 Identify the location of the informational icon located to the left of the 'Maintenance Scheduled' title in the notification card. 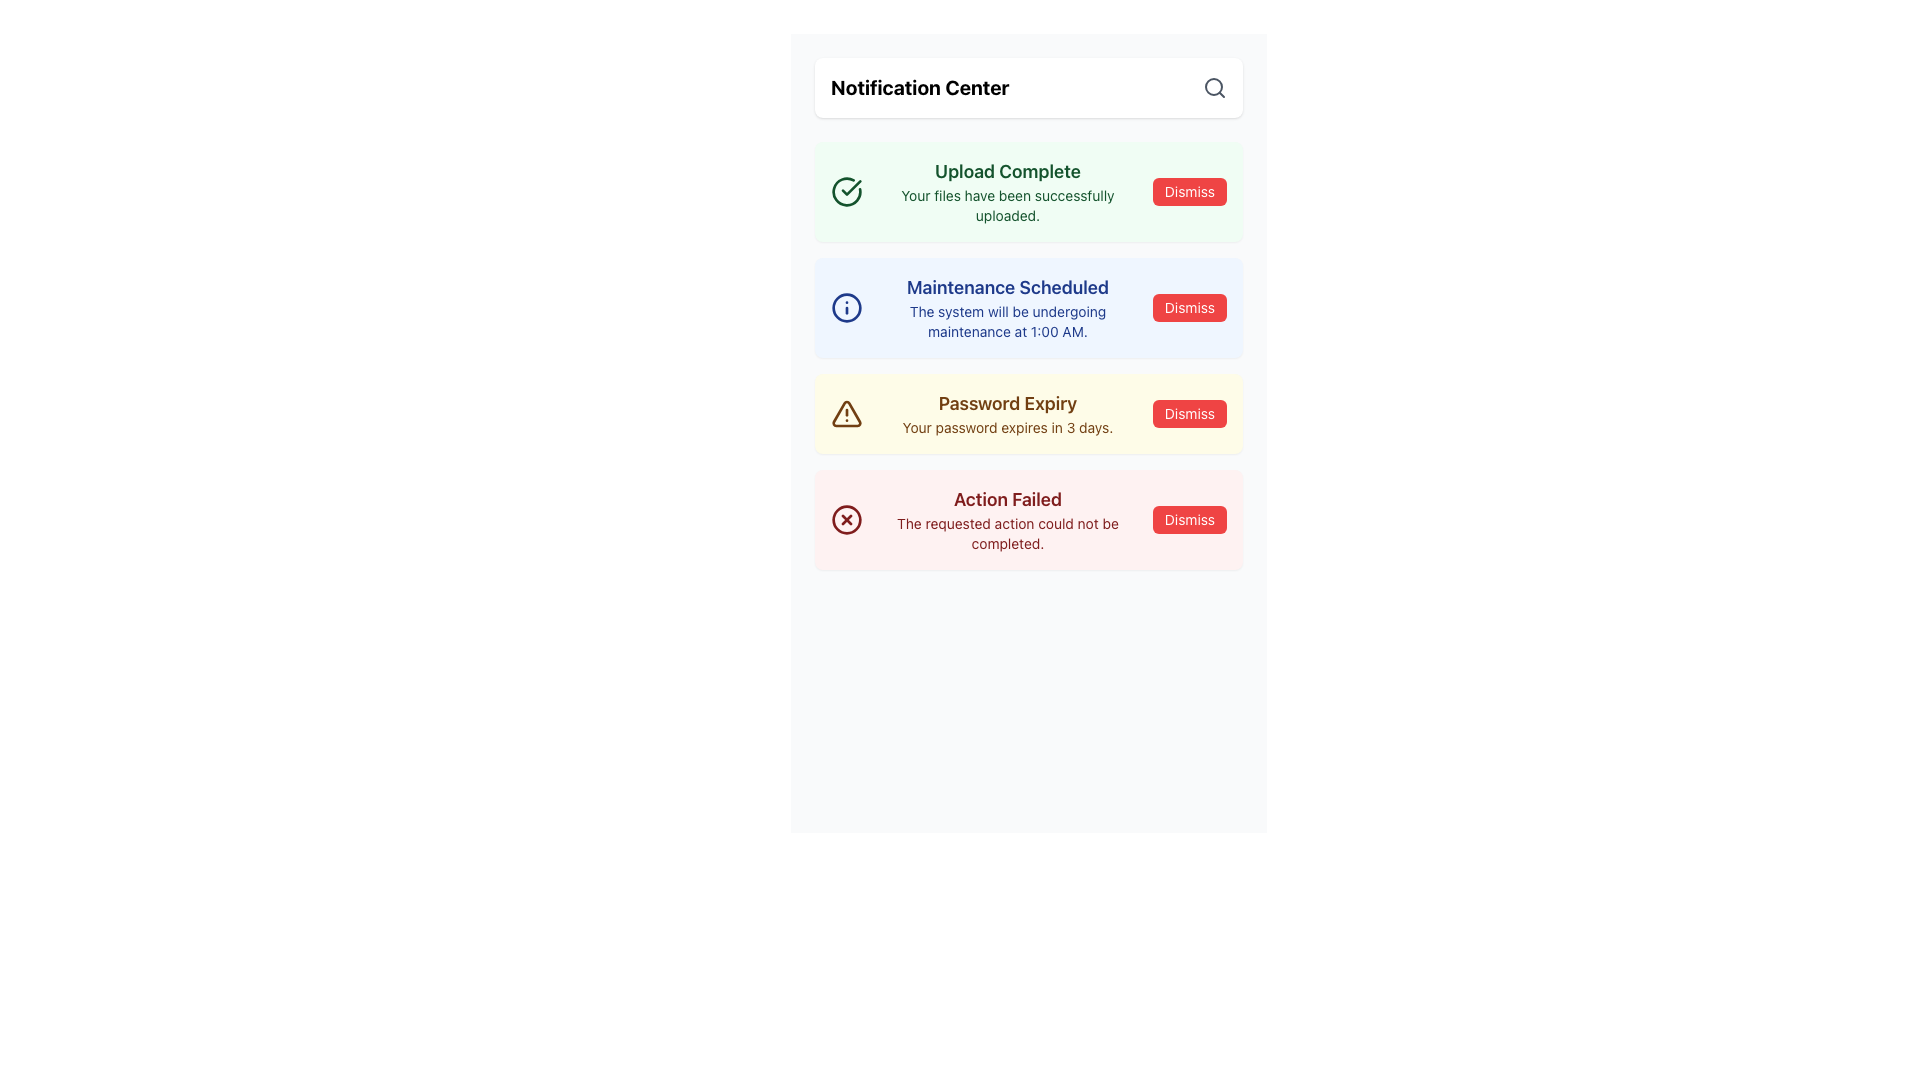
(846, 308).